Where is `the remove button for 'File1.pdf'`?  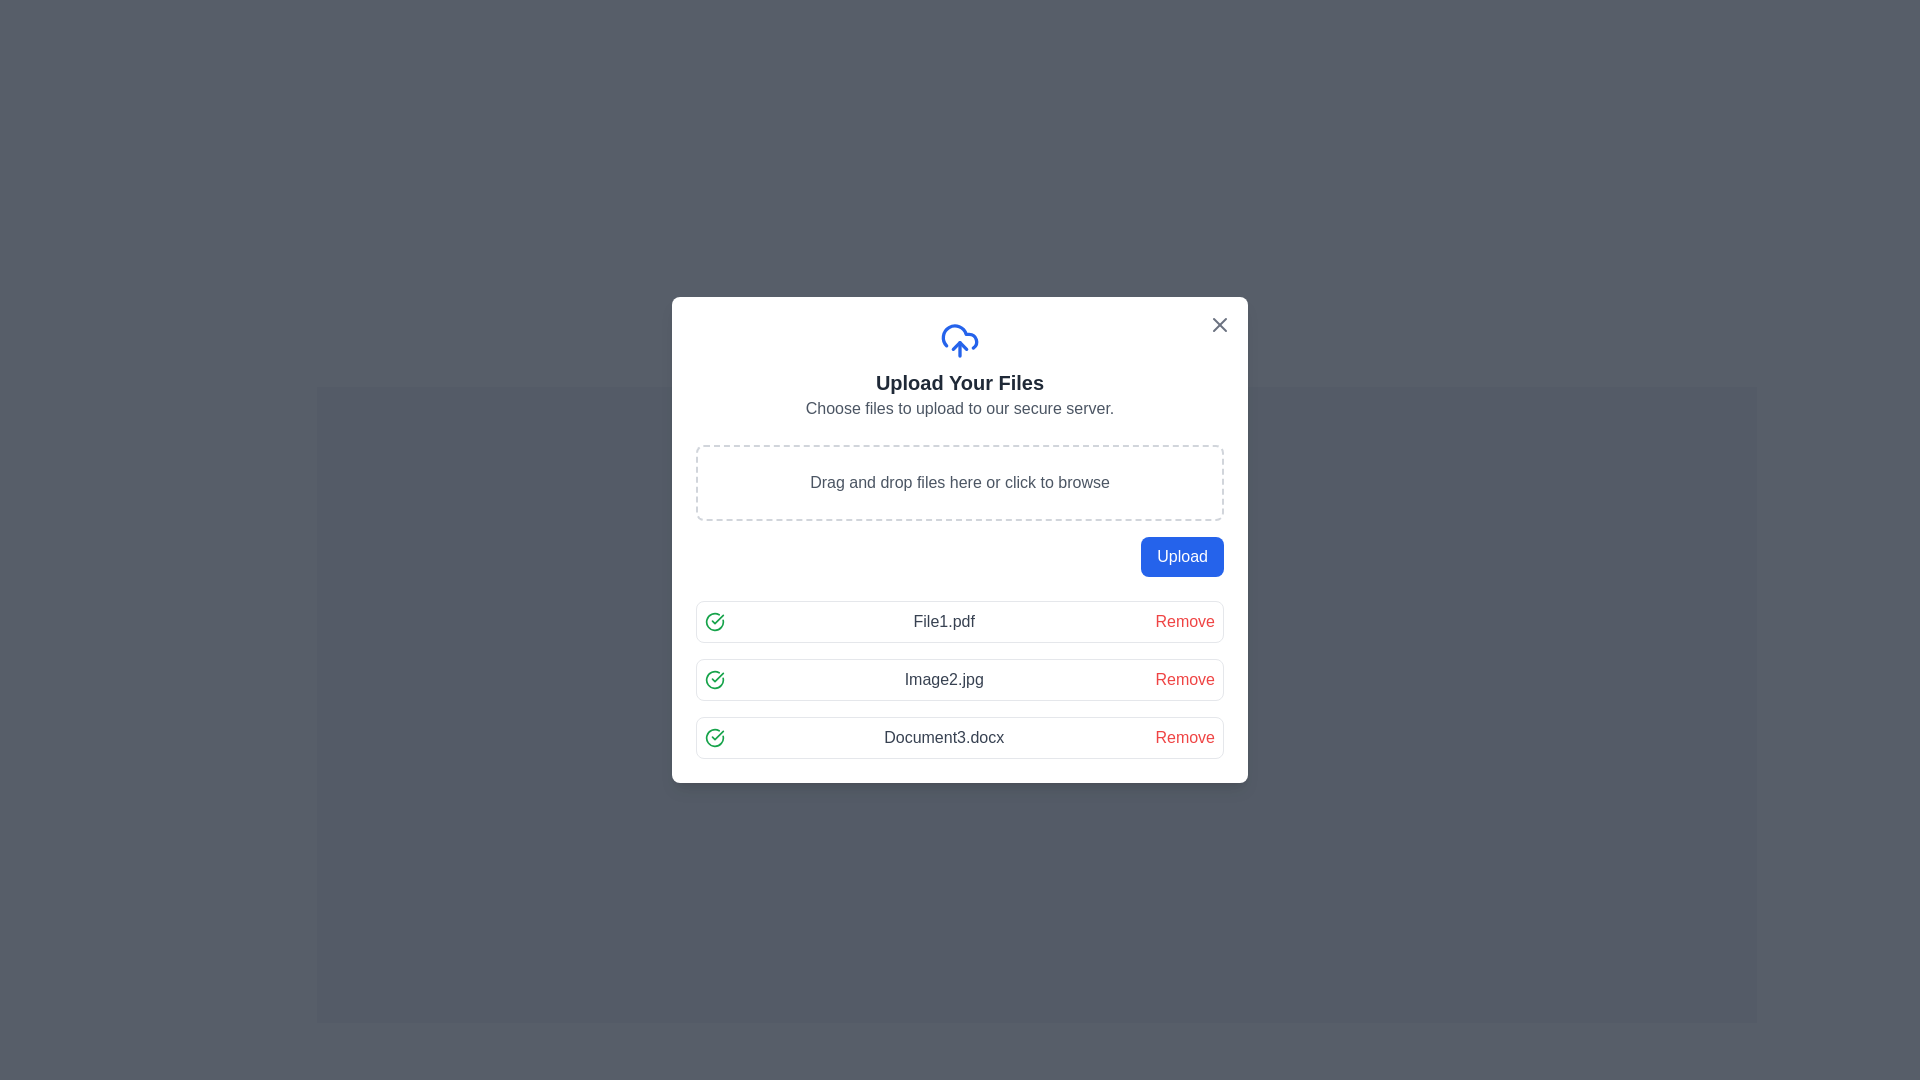 the remove button for 'File1.pdf' is located at coordinates (1185, 620).